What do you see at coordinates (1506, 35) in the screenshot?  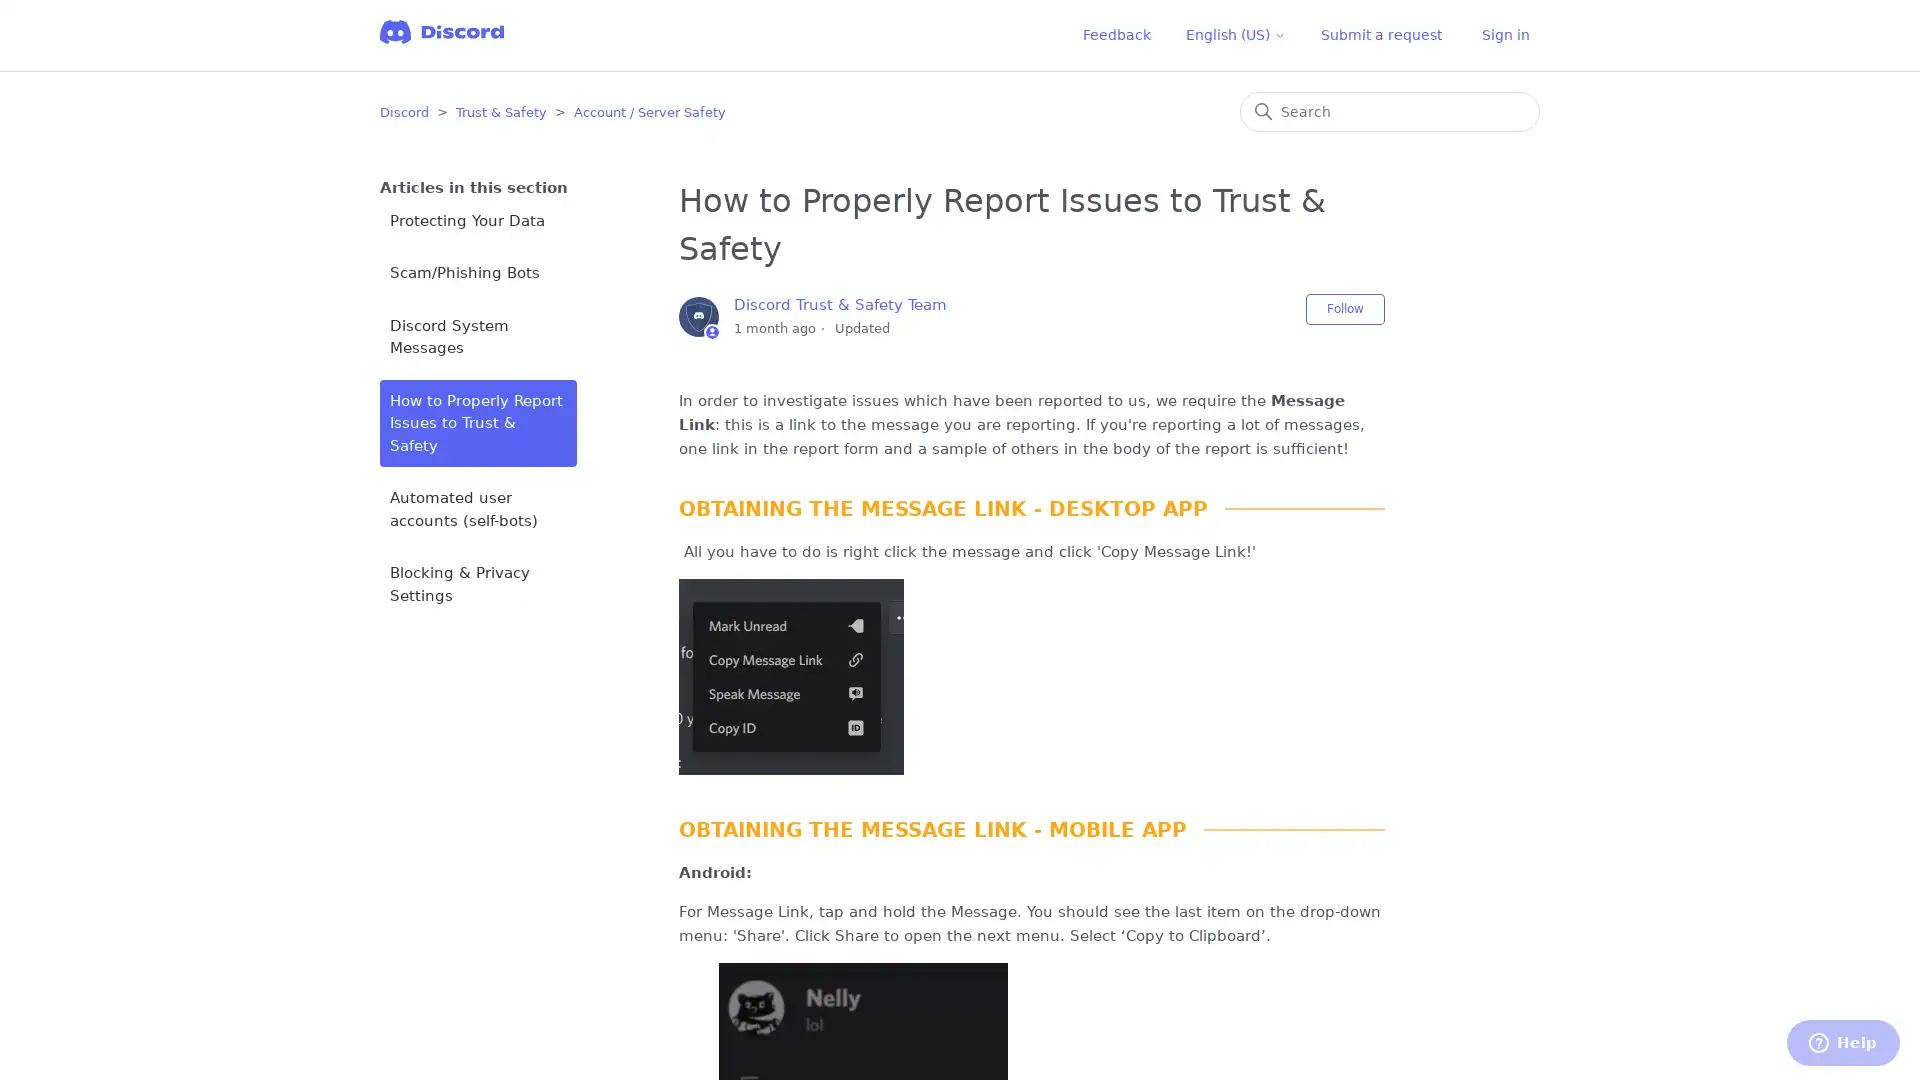 I see `Sign in` at bounding box center [1506, 35].